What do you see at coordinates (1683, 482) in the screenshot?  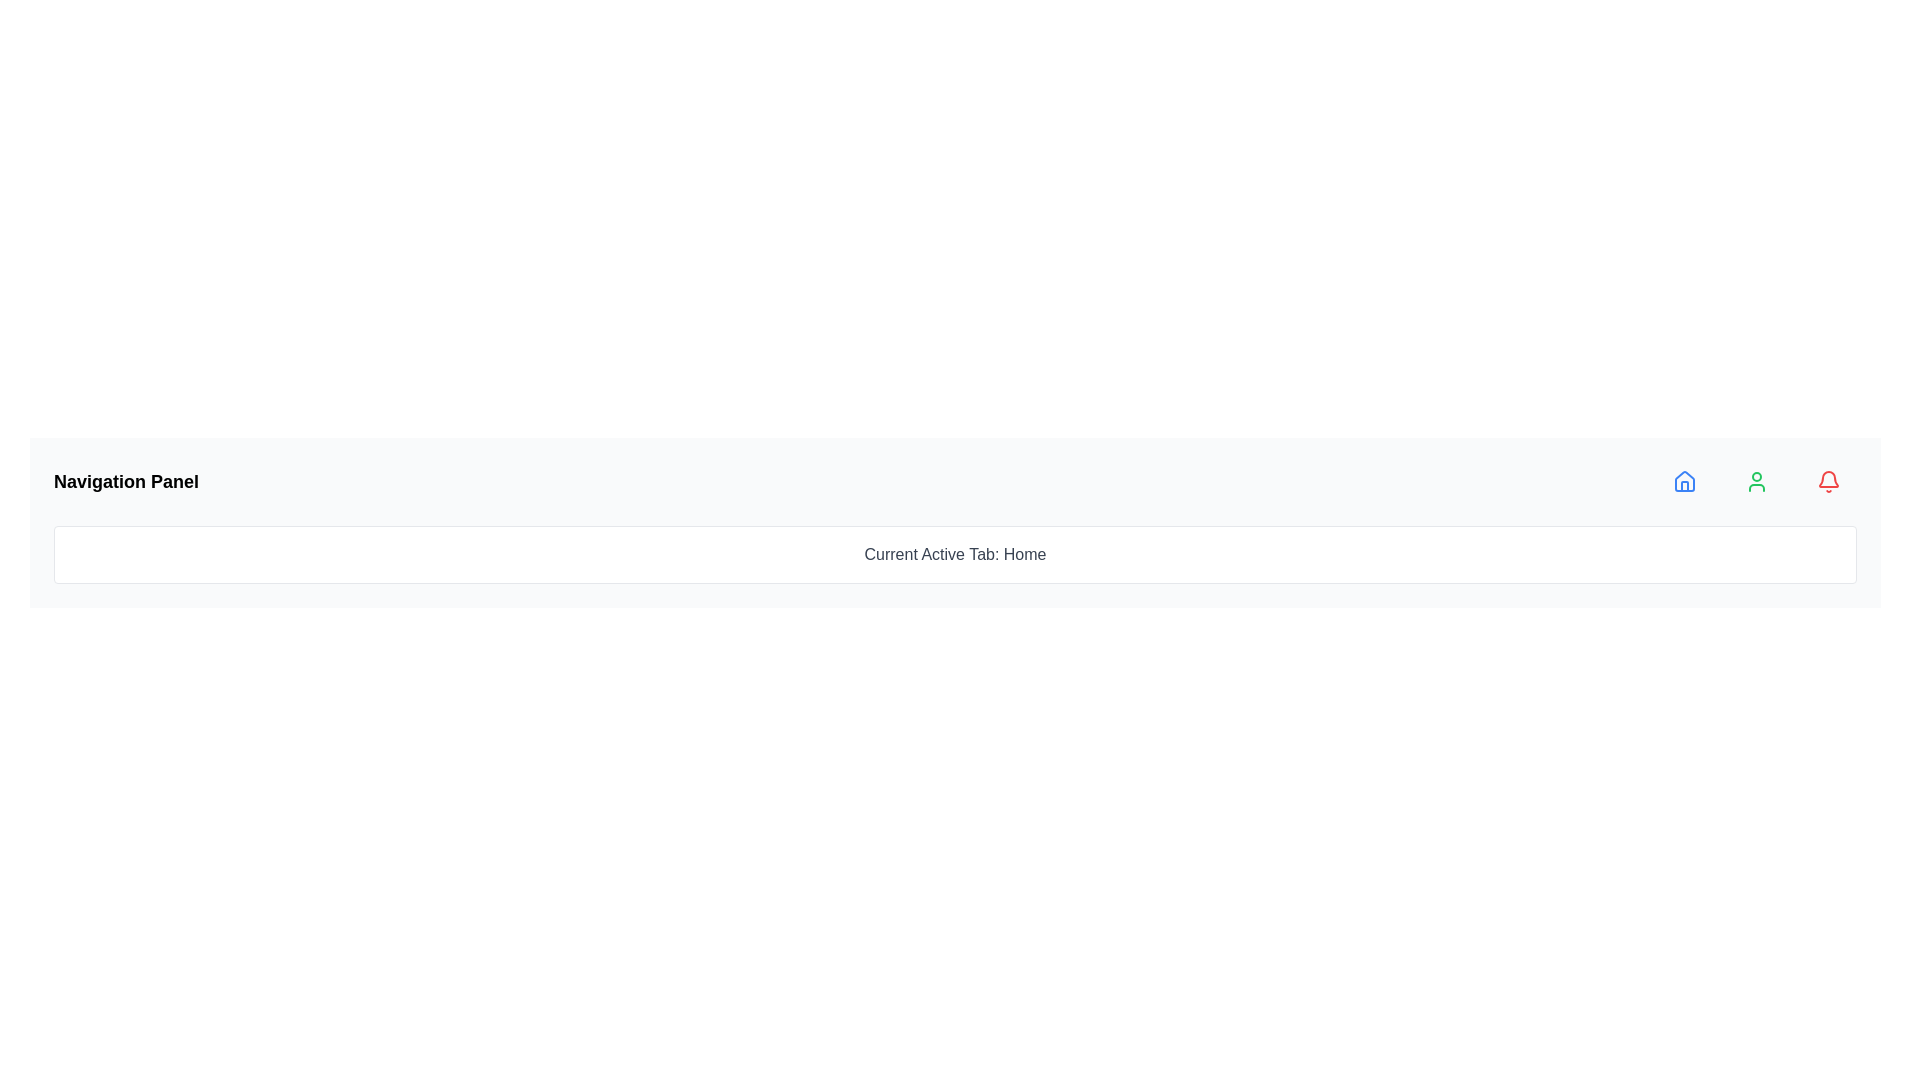 I see `the Home button located` at bounding box center [1683, 482].